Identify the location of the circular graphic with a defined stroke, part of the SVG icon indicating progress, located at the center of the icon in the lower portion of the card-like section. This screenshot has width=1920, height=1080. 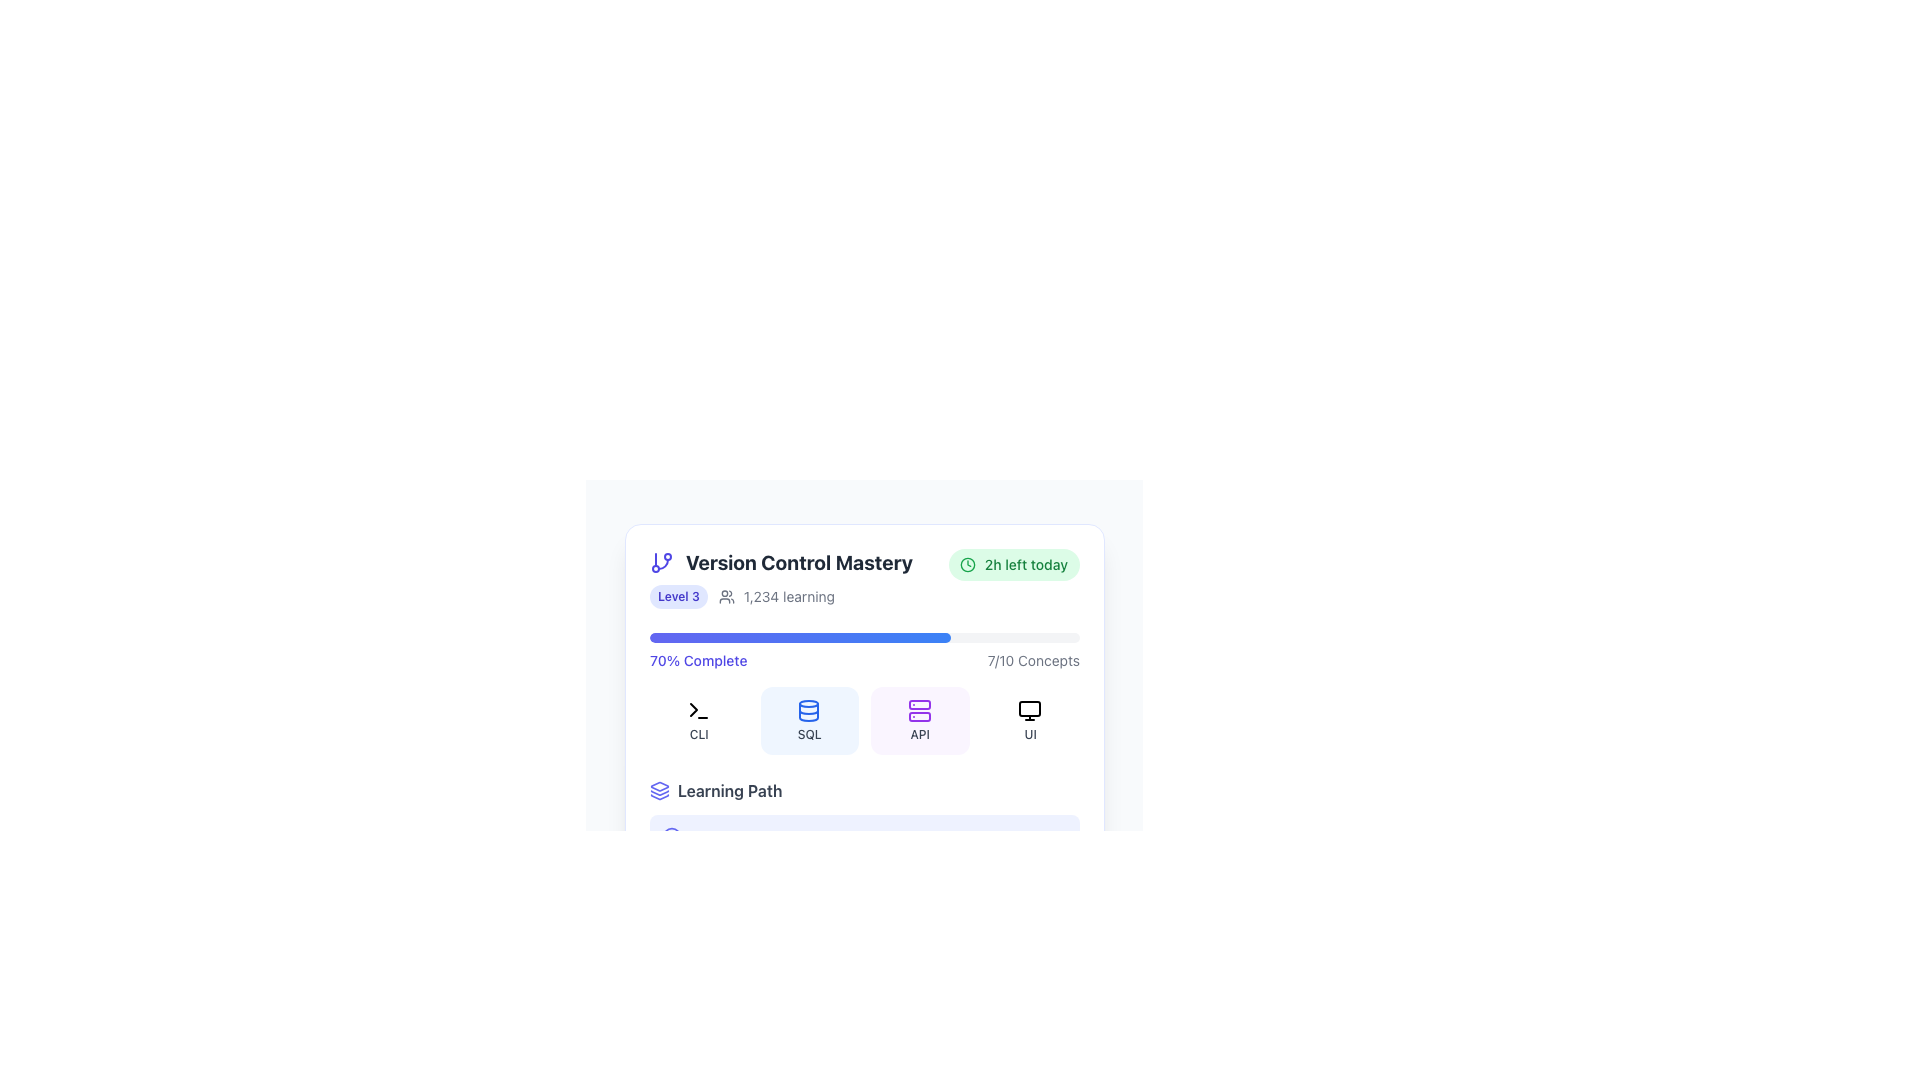
(671, 837).